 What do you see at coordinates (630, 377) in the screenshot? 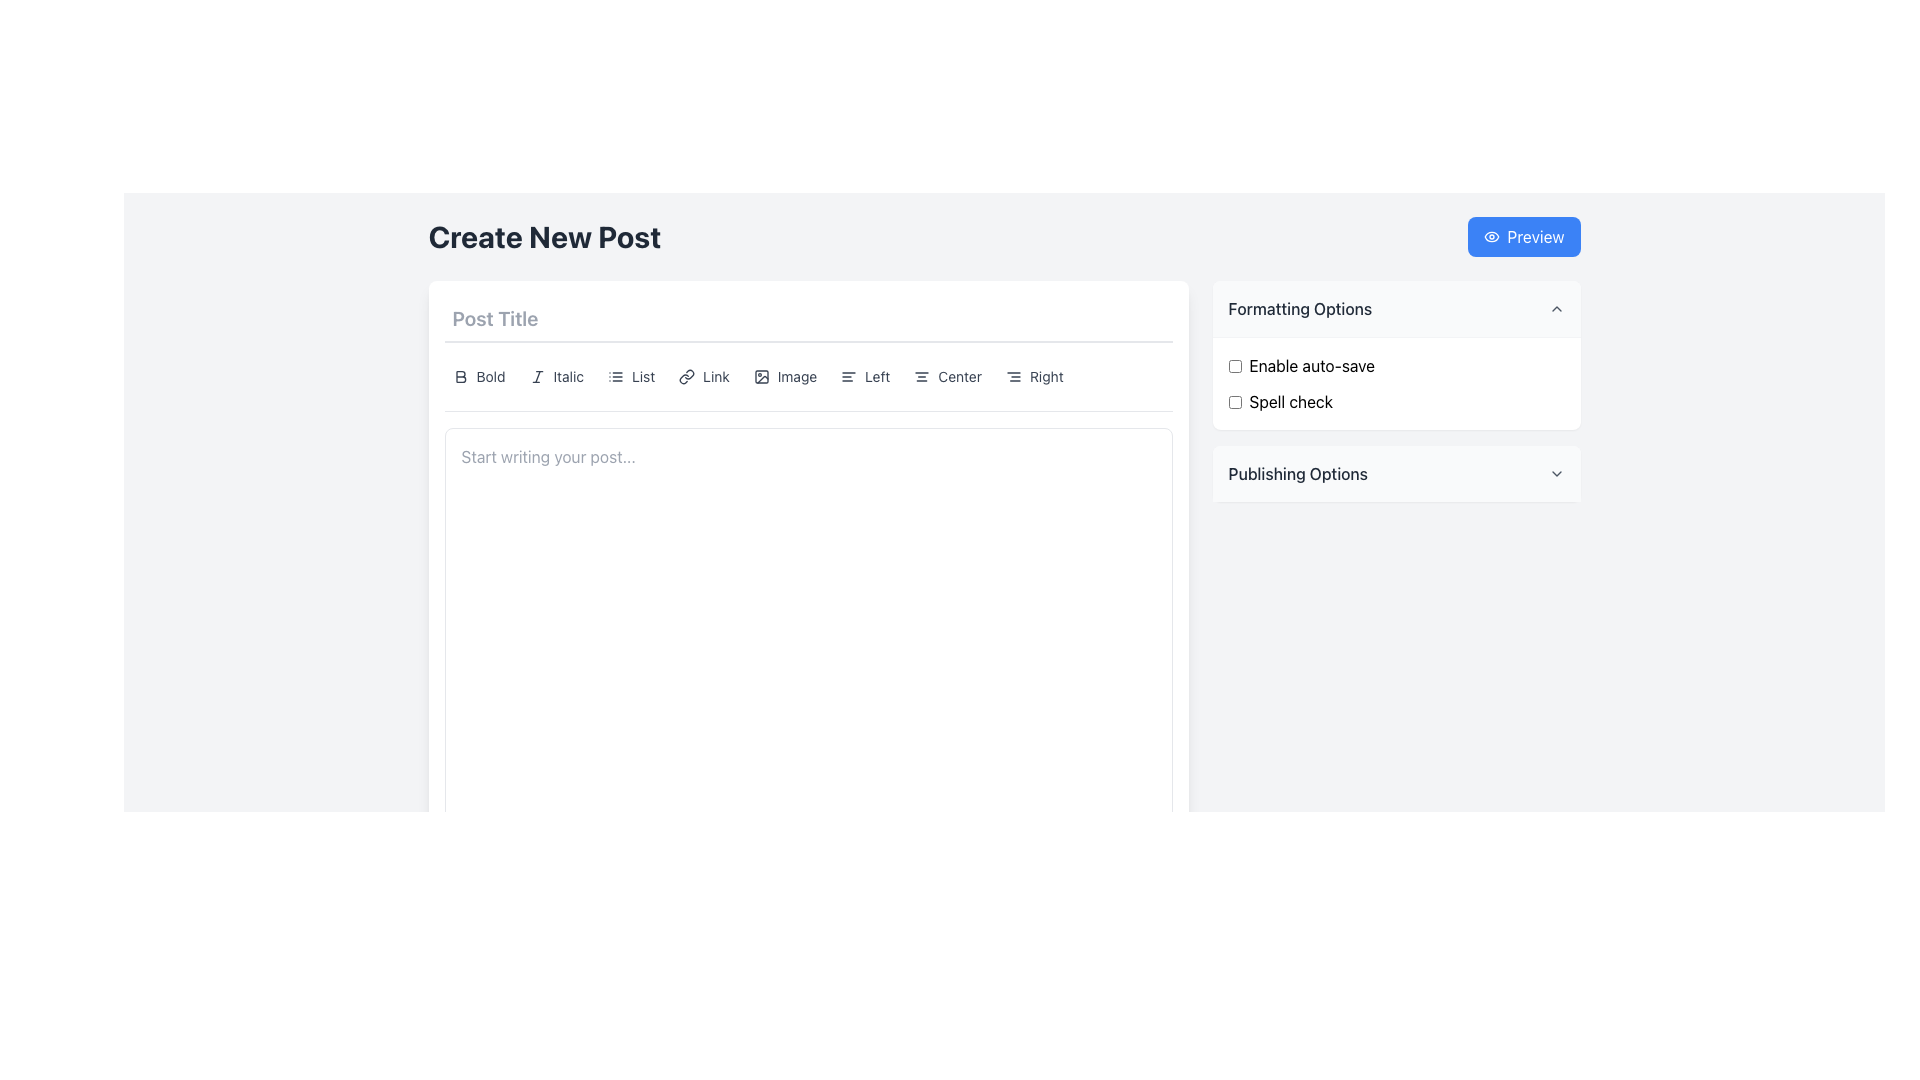
I see `the 'List' button in the toolbar, which is styled with a gray icon and text` at bounding box center [630, 377].